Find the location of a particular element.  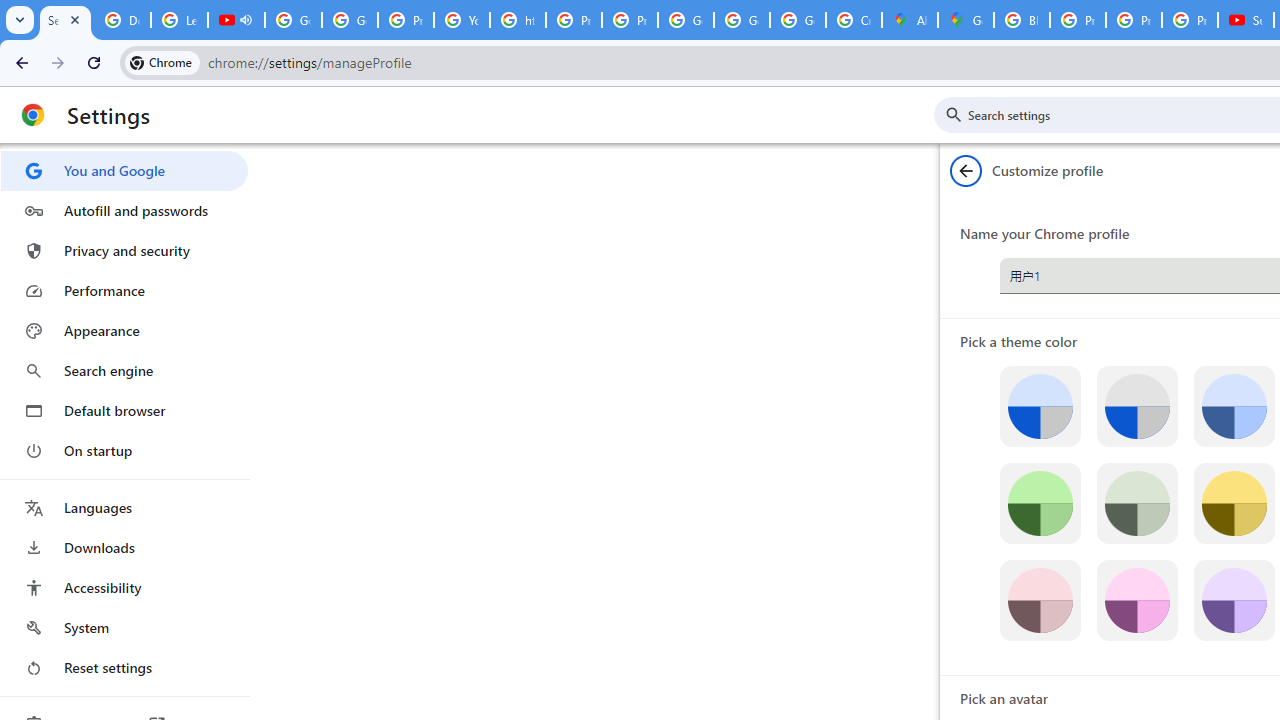

'Learn how to find your photos - Google Photos Help' is located at coordinates (179, 20).